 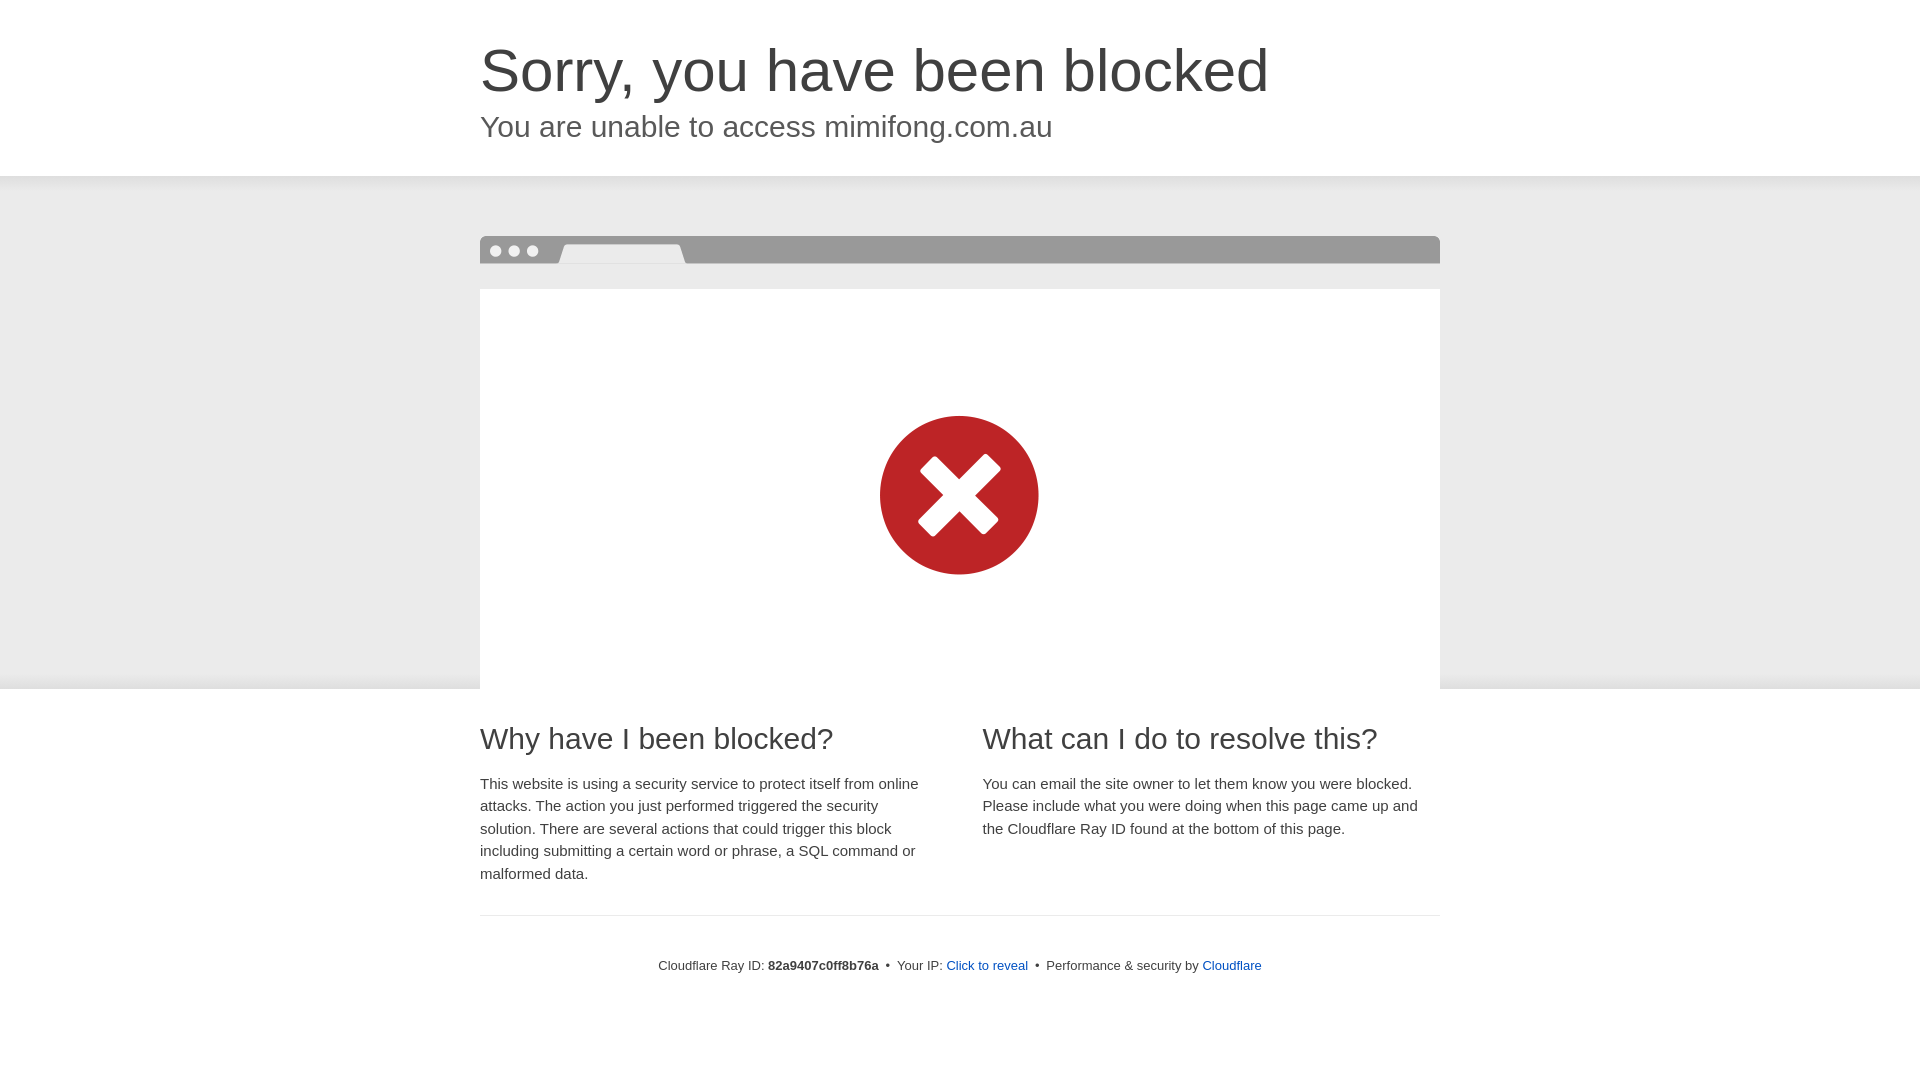 I want to click on 'Cloudflare', so click(x=1200, y=964).